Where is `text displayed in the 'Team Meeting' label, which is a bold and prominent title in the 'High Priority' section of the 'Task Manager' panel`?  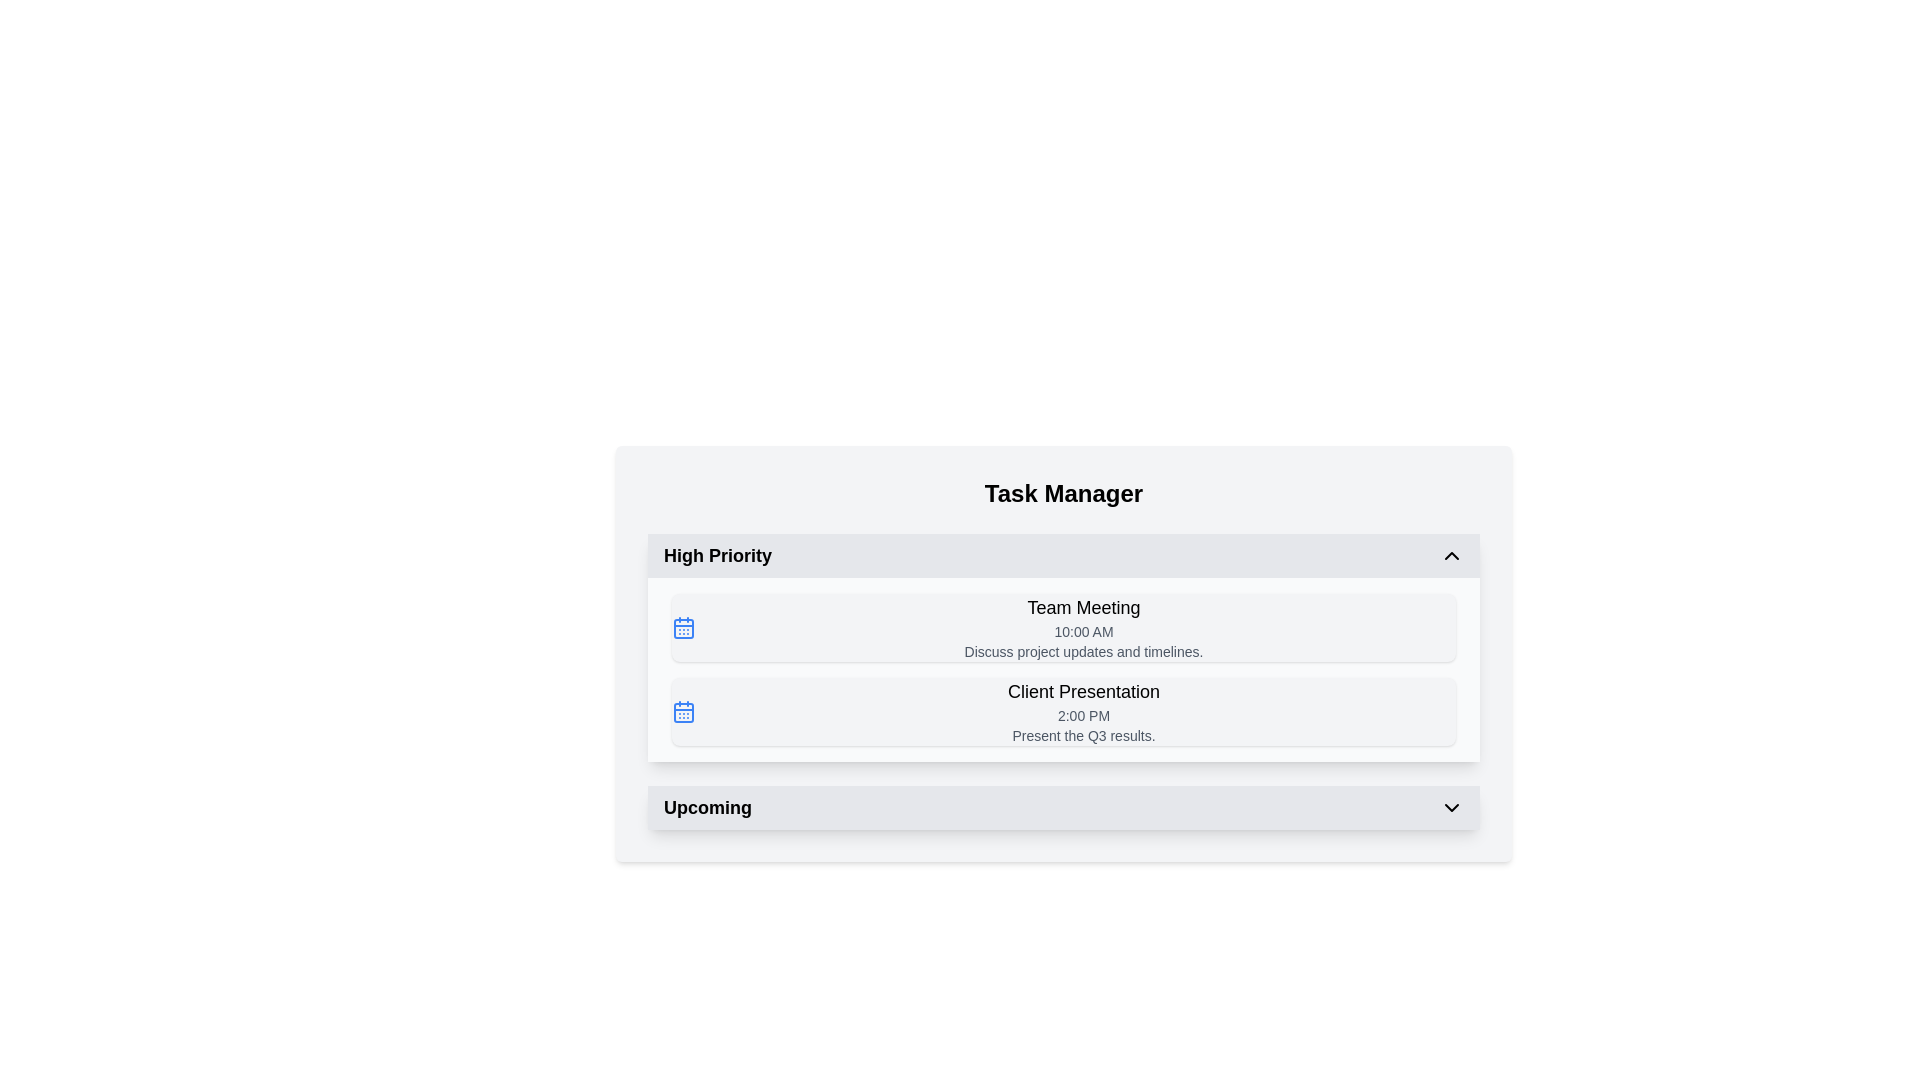 text displayed in the 'Team Meeting' label, which is a bold and prominent title in the 'High Priority' section of the 'Task Manager' panel is located at coordinates (1083, 607).